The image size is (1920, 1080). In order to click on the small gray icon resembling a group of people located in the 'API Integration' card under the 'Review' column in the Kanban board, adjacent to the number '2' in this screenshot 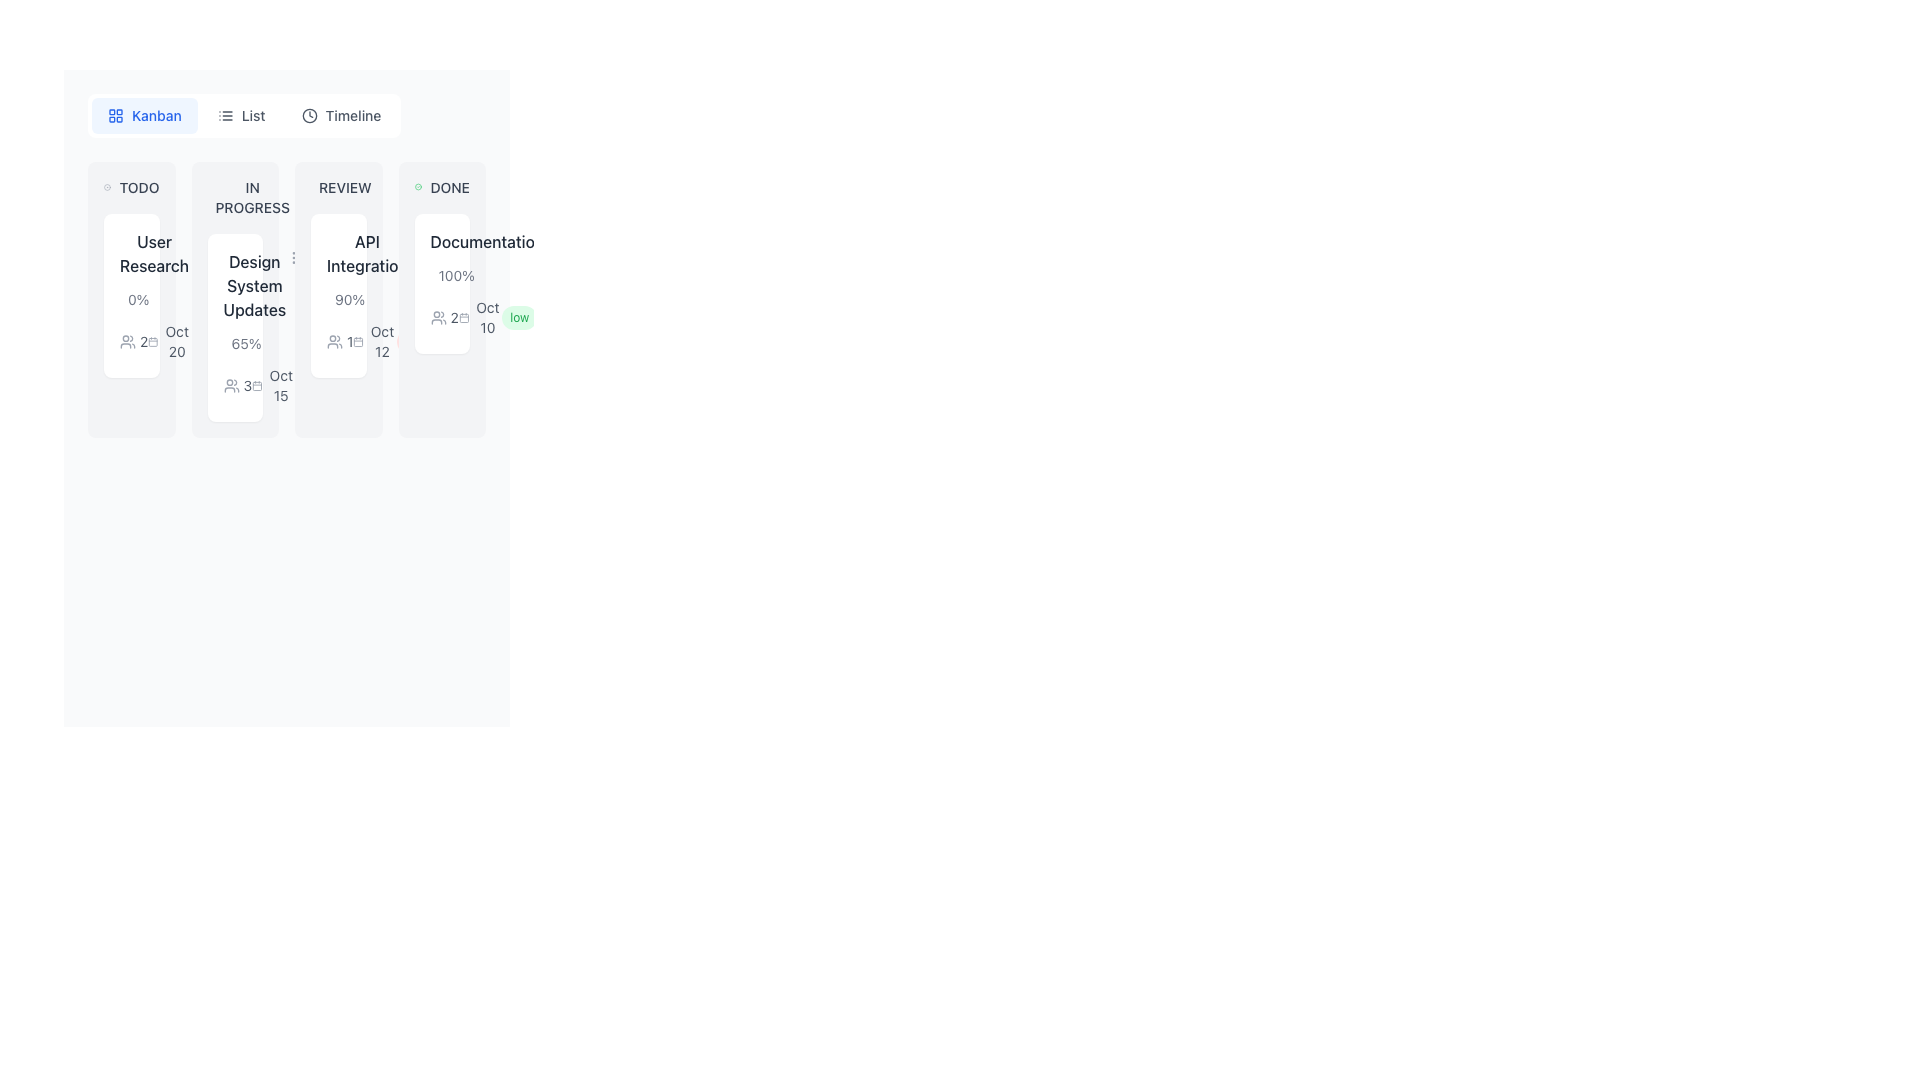, I will do `click(338, 341)`.